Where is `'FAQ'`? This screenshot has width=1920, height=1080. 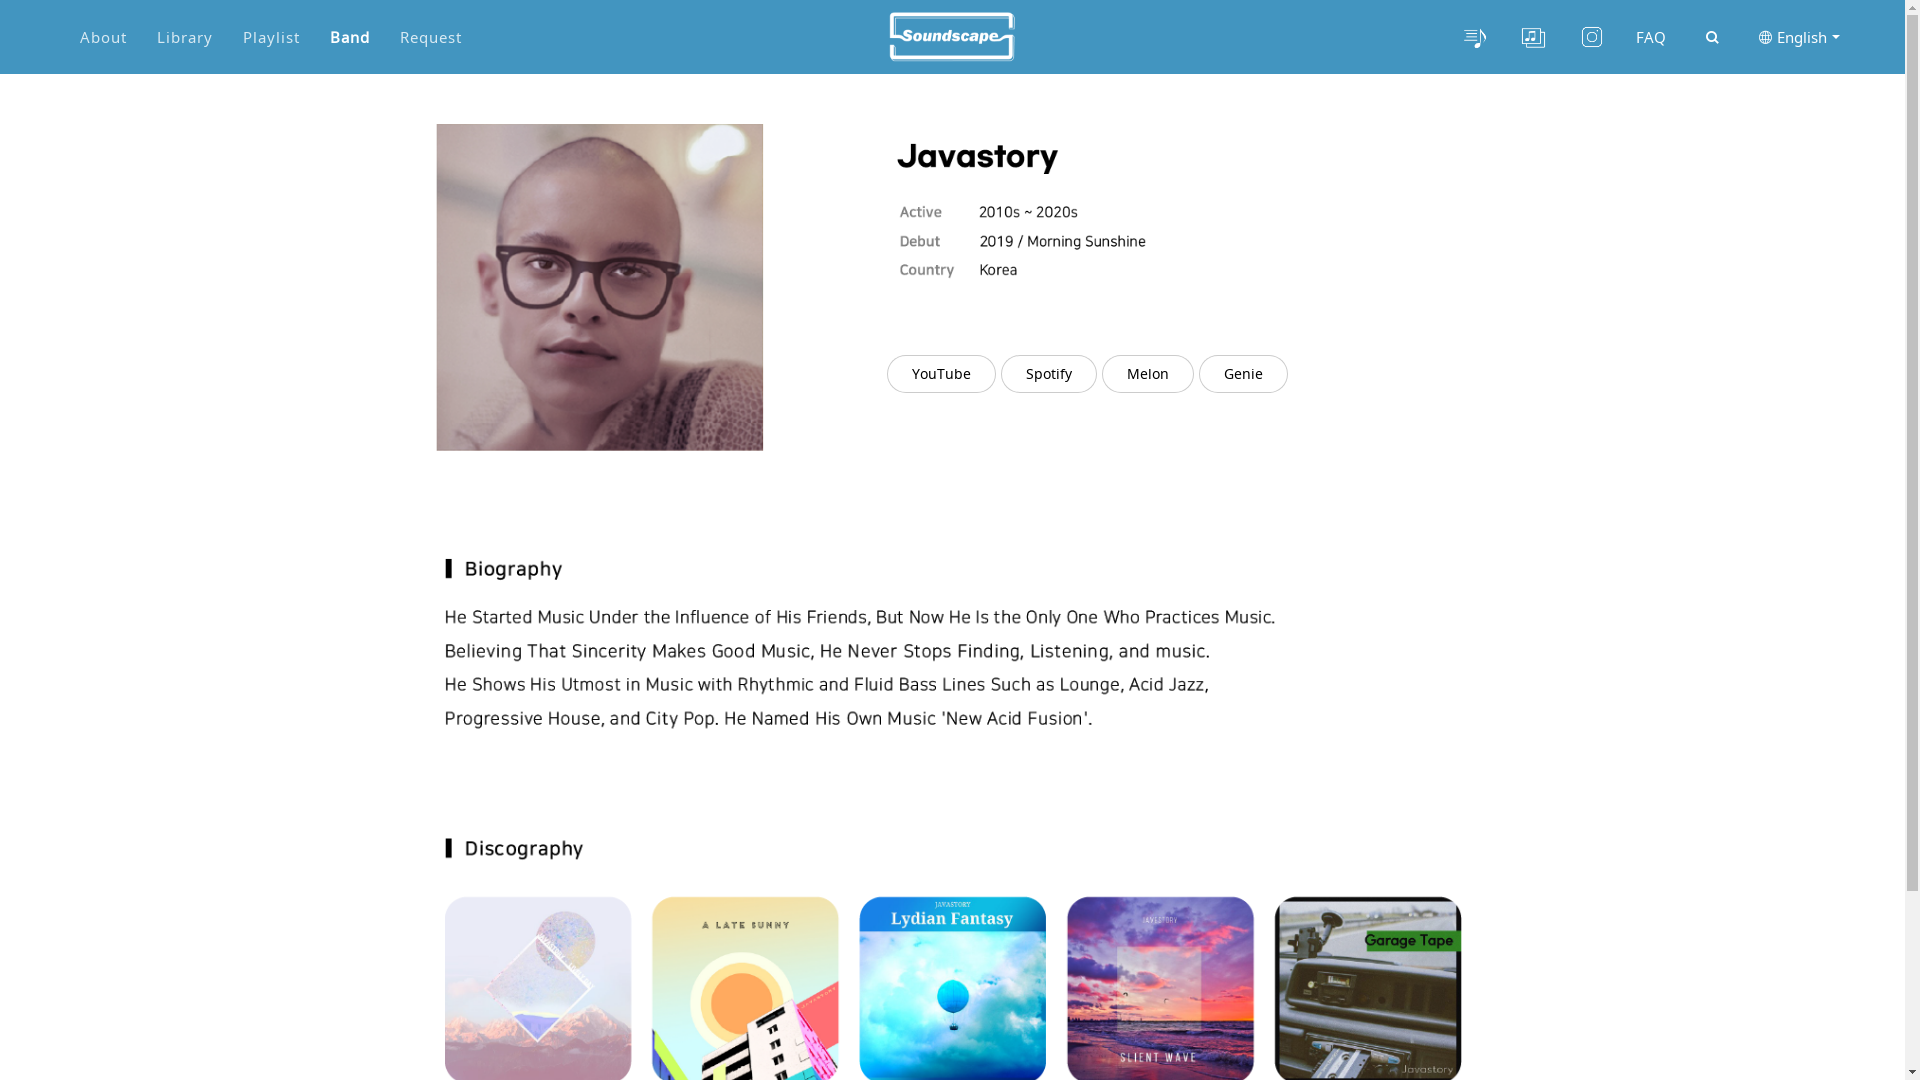 'FAQ' is located at coordinates (1651, 37).